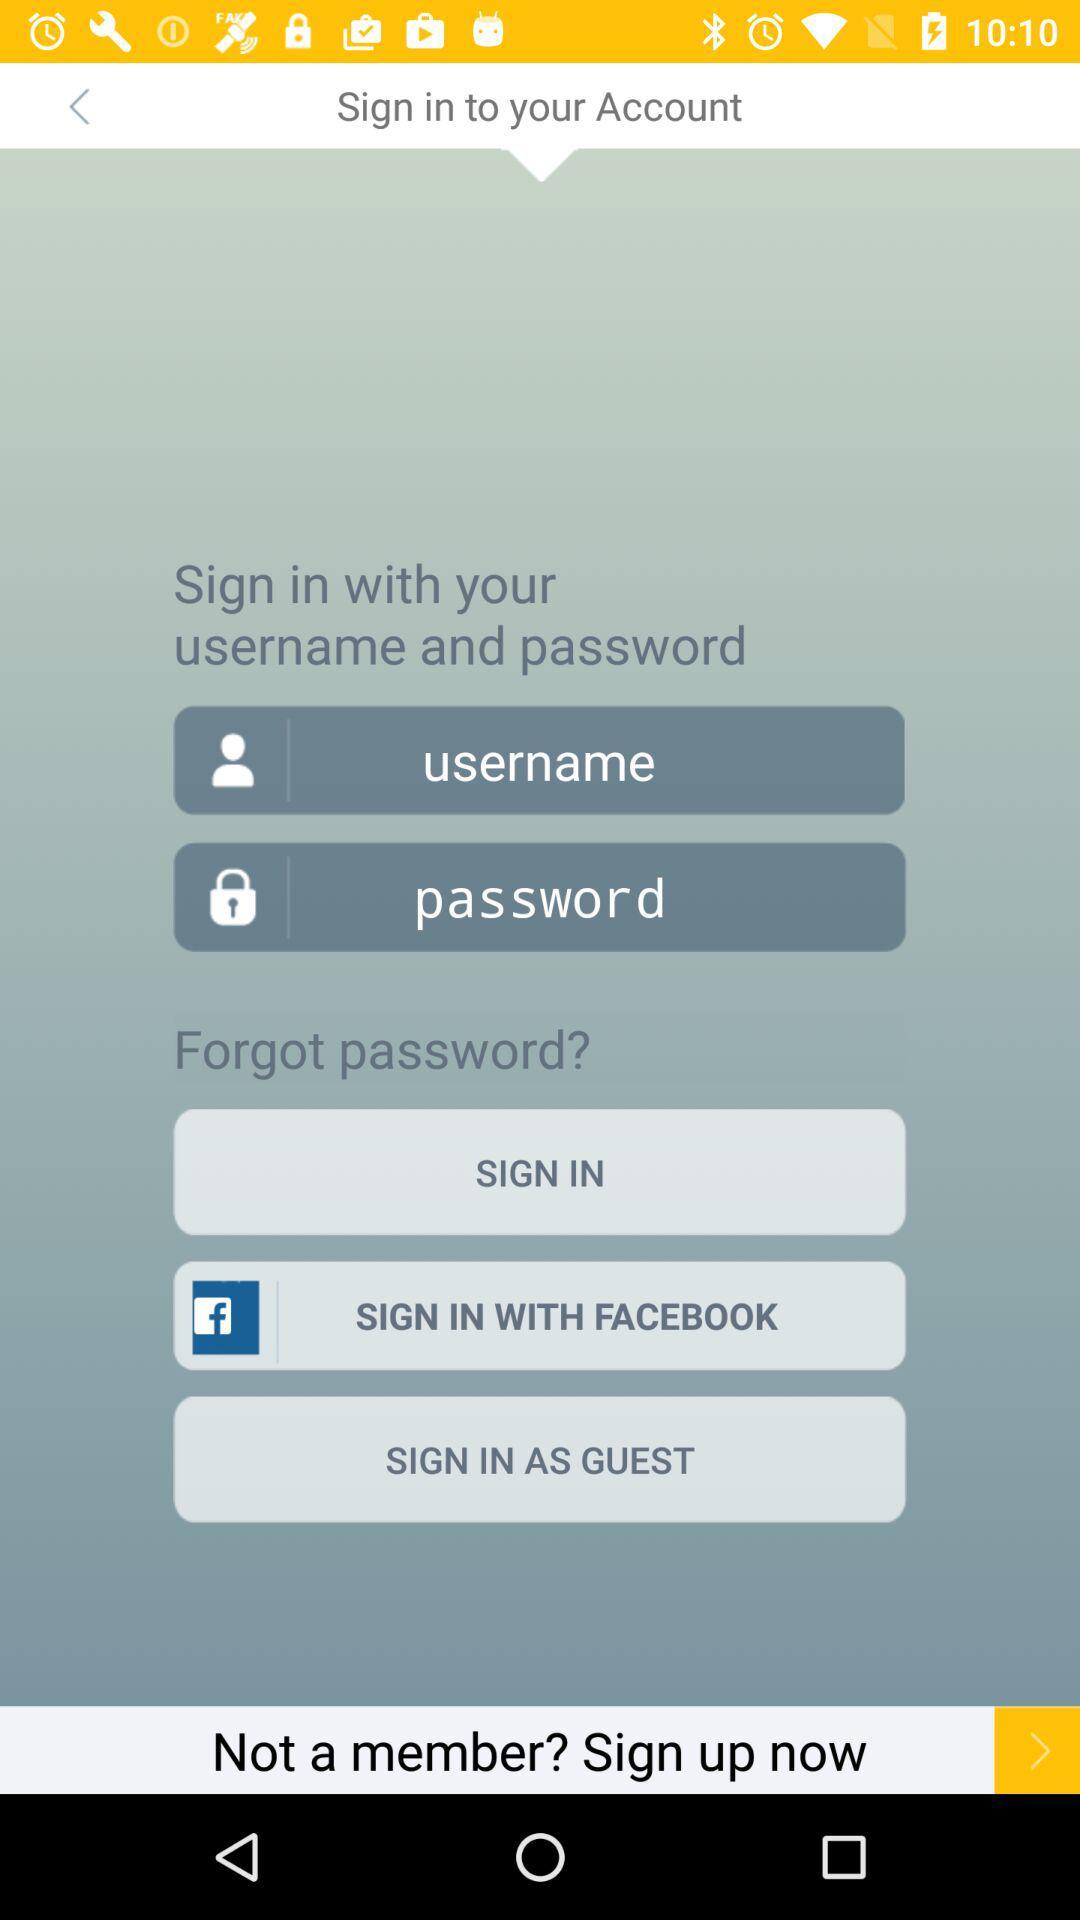  What do you see at coordinates (382, 1047) in the screenshot?
I see `forgot password? icon` at bounding box center [382, 1047].